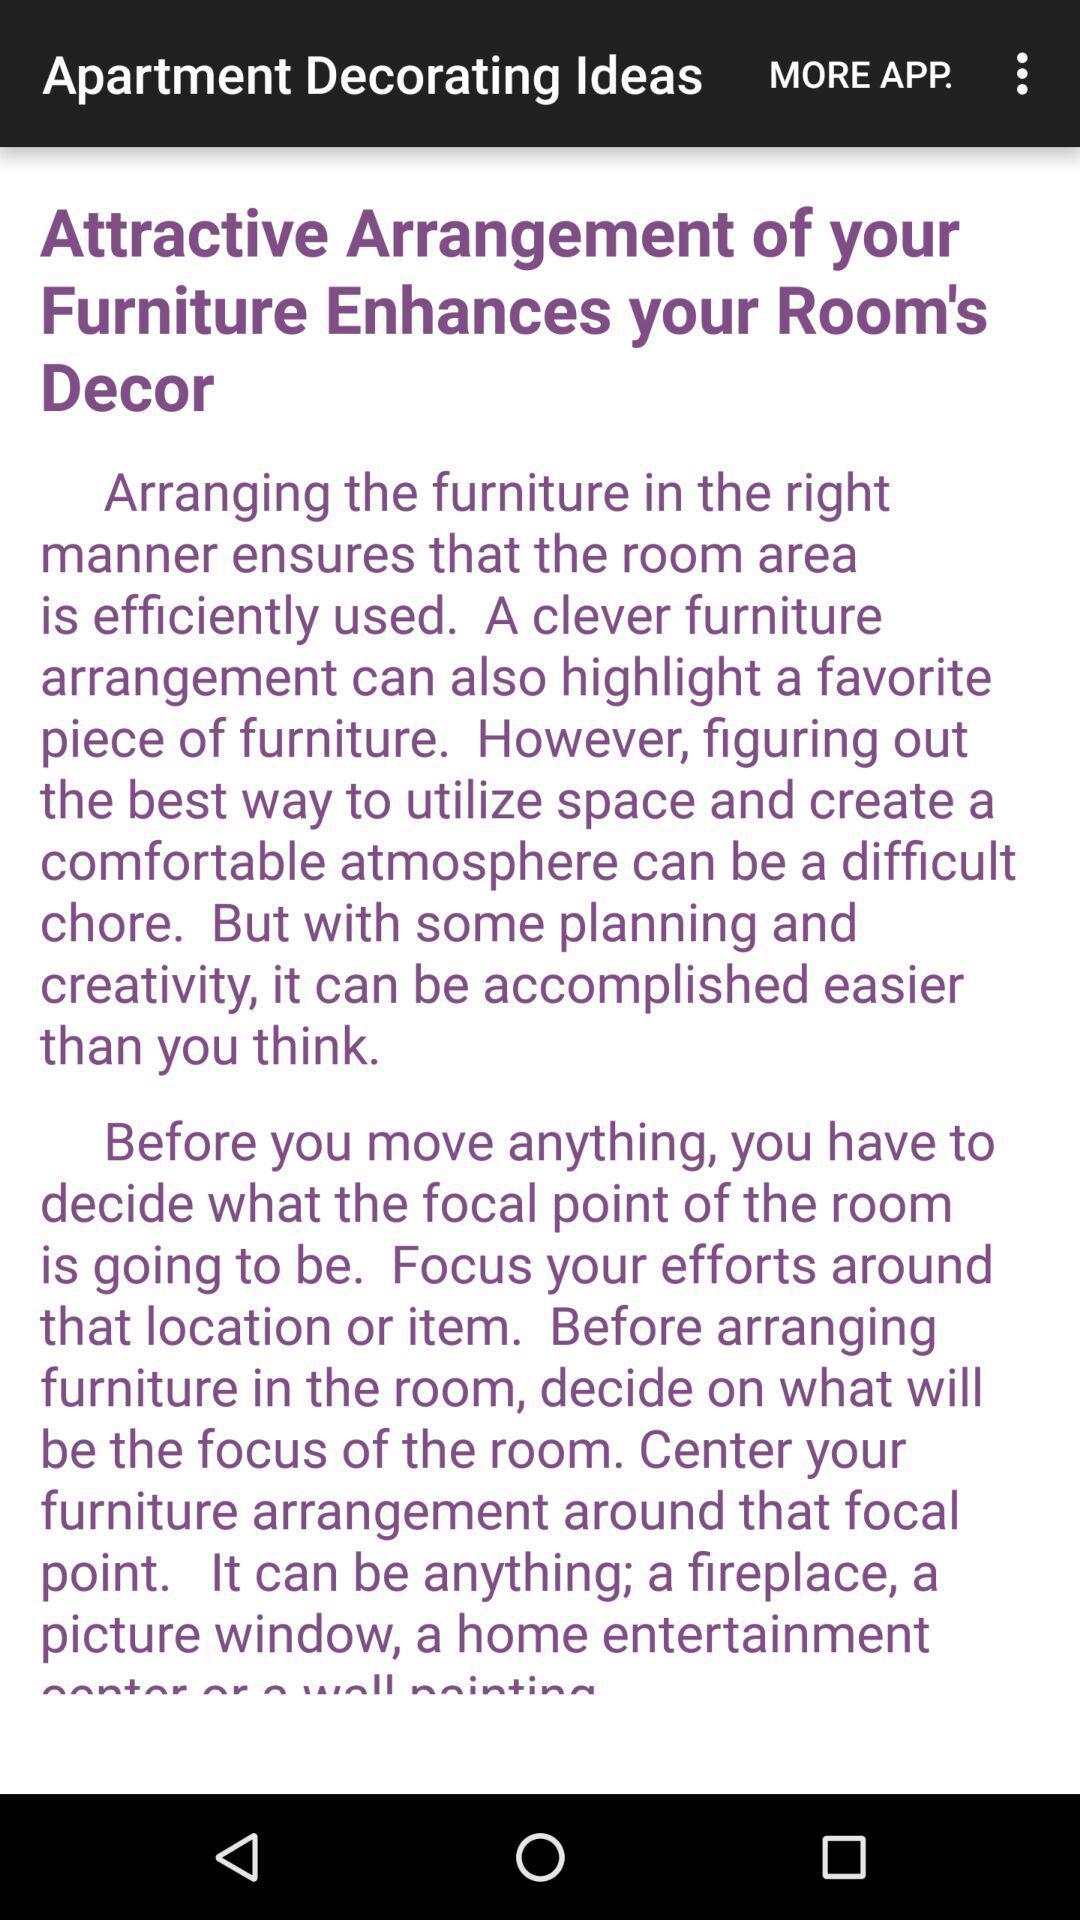  Describe the element at coordinates (1027, 73) in the screenshot. I see `the icon to the right of more app.` at that location.